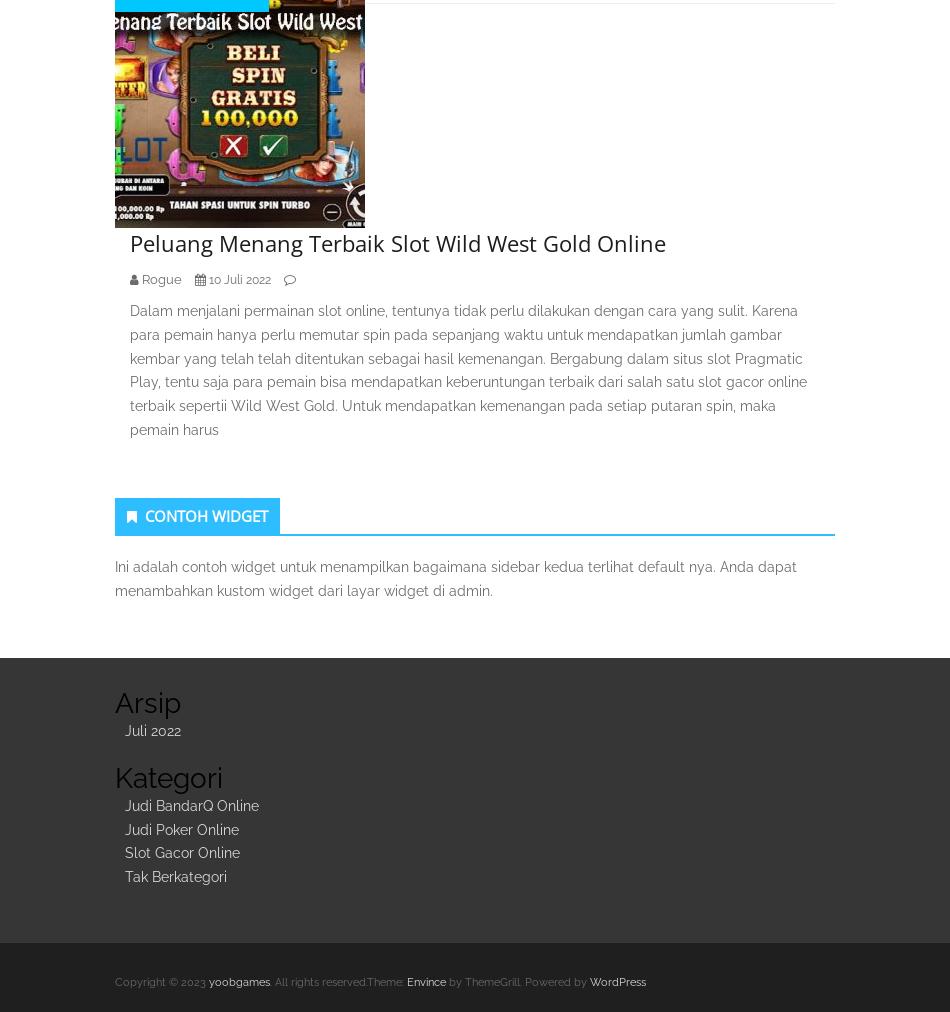  What do you see at coordinates (191, 804) in the screenshot?
I see `'Judi BandarQ Online'` at bounding box center [191, 804].